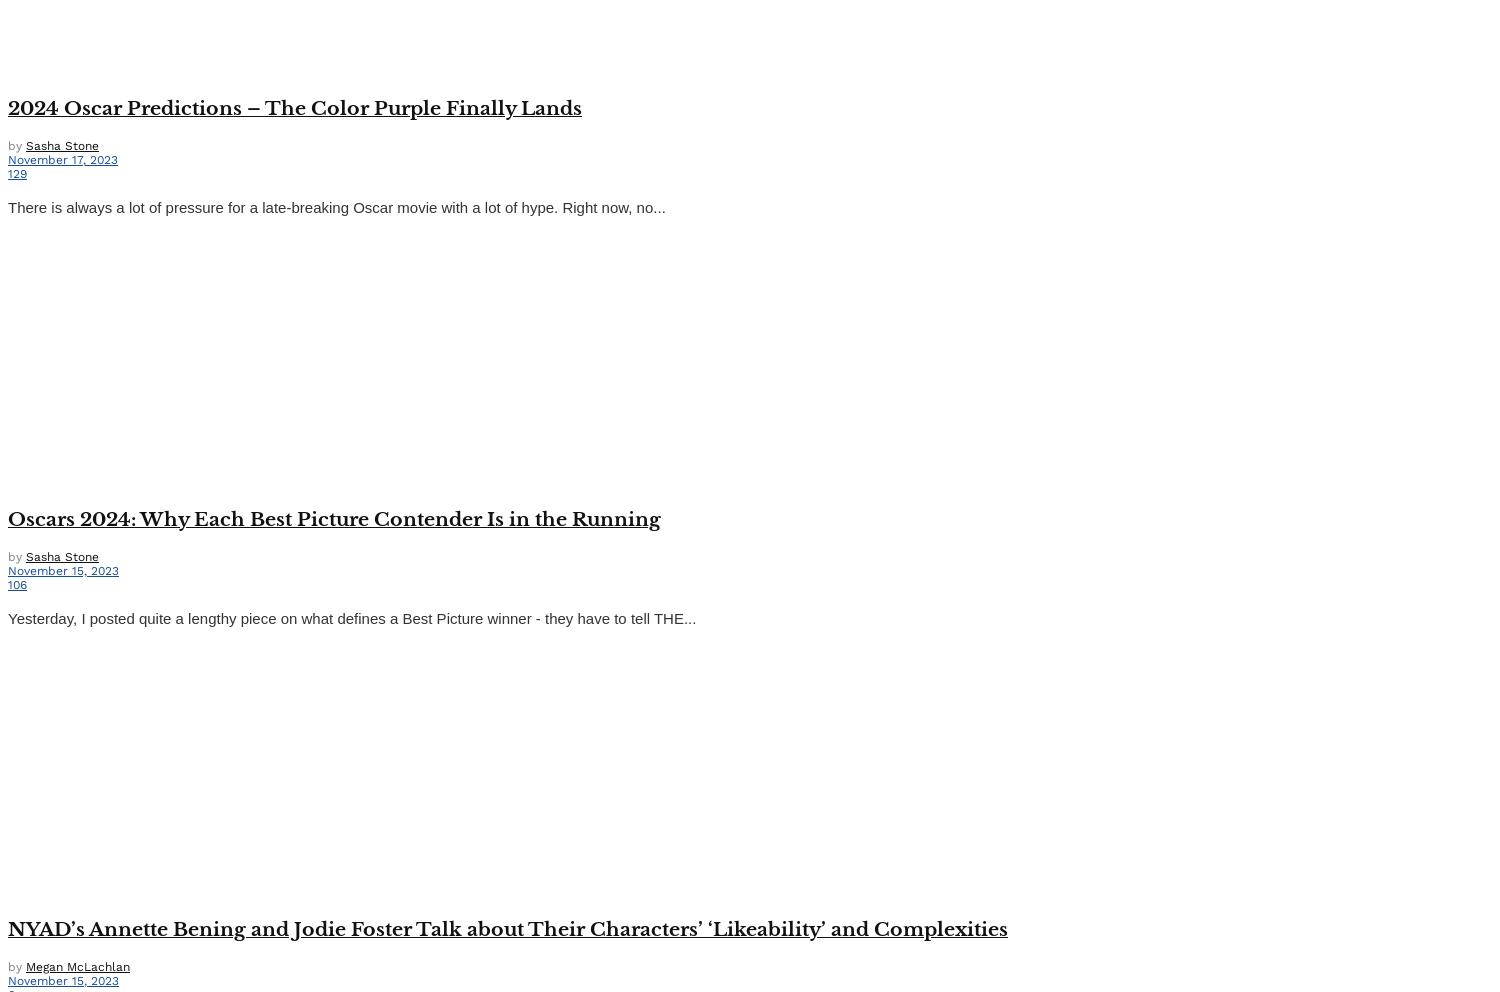  What do you see at coordinates (335, 206) in the screenshot?
I see `'There is always a lot of pressure for a late-breaking Oscar movie with a lot of hype. Right now, no...'` at bounding box center [335, 206].